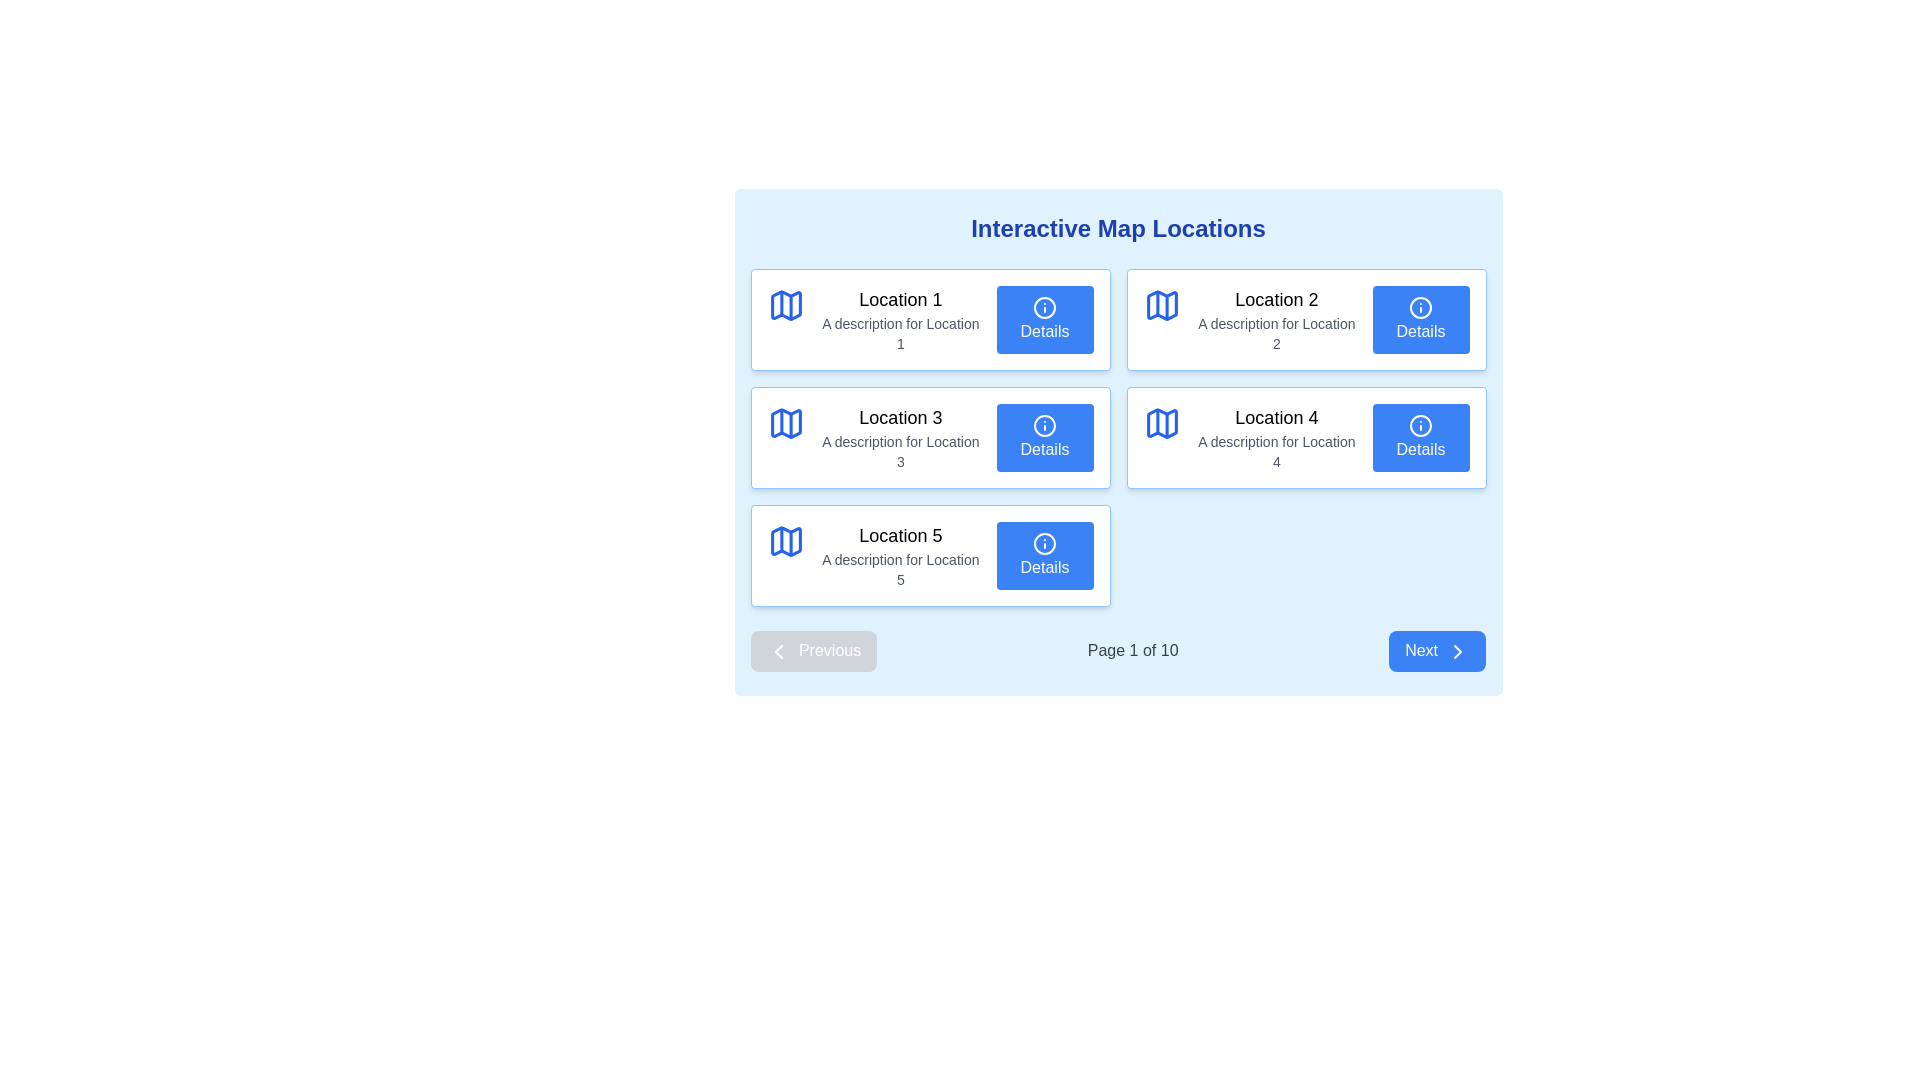  I want to click on the text label that displays the title of the location in the second row, second column of the grid layout, so click(1275, 416).